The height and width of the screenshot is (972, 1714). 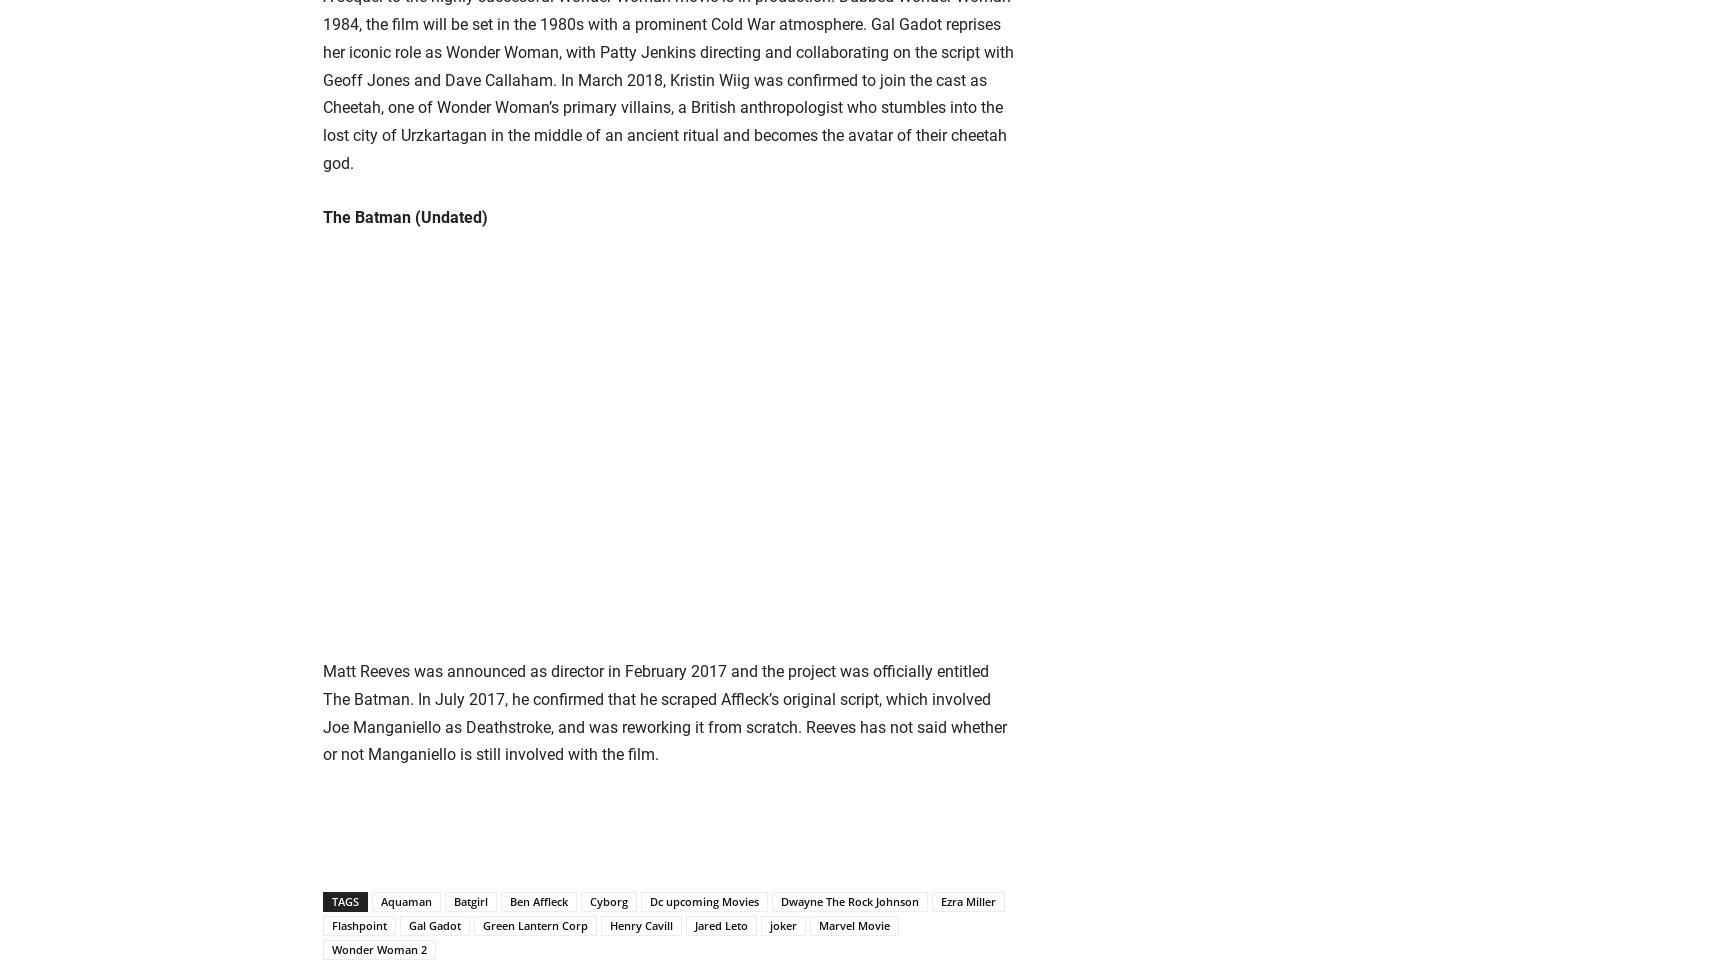 I want to click on 'Matt Reeves was announced as director in February 2017 and the project was officially entitled The Batman. In July 2017, he confirmed that he scraped Affleck’s original script, which involved Joe Manganiello as Deathstroke, and was reworking it from scratch. Reeves has not said whether or not Manganiello is still involved with the film.', so click(x=664, y=711).